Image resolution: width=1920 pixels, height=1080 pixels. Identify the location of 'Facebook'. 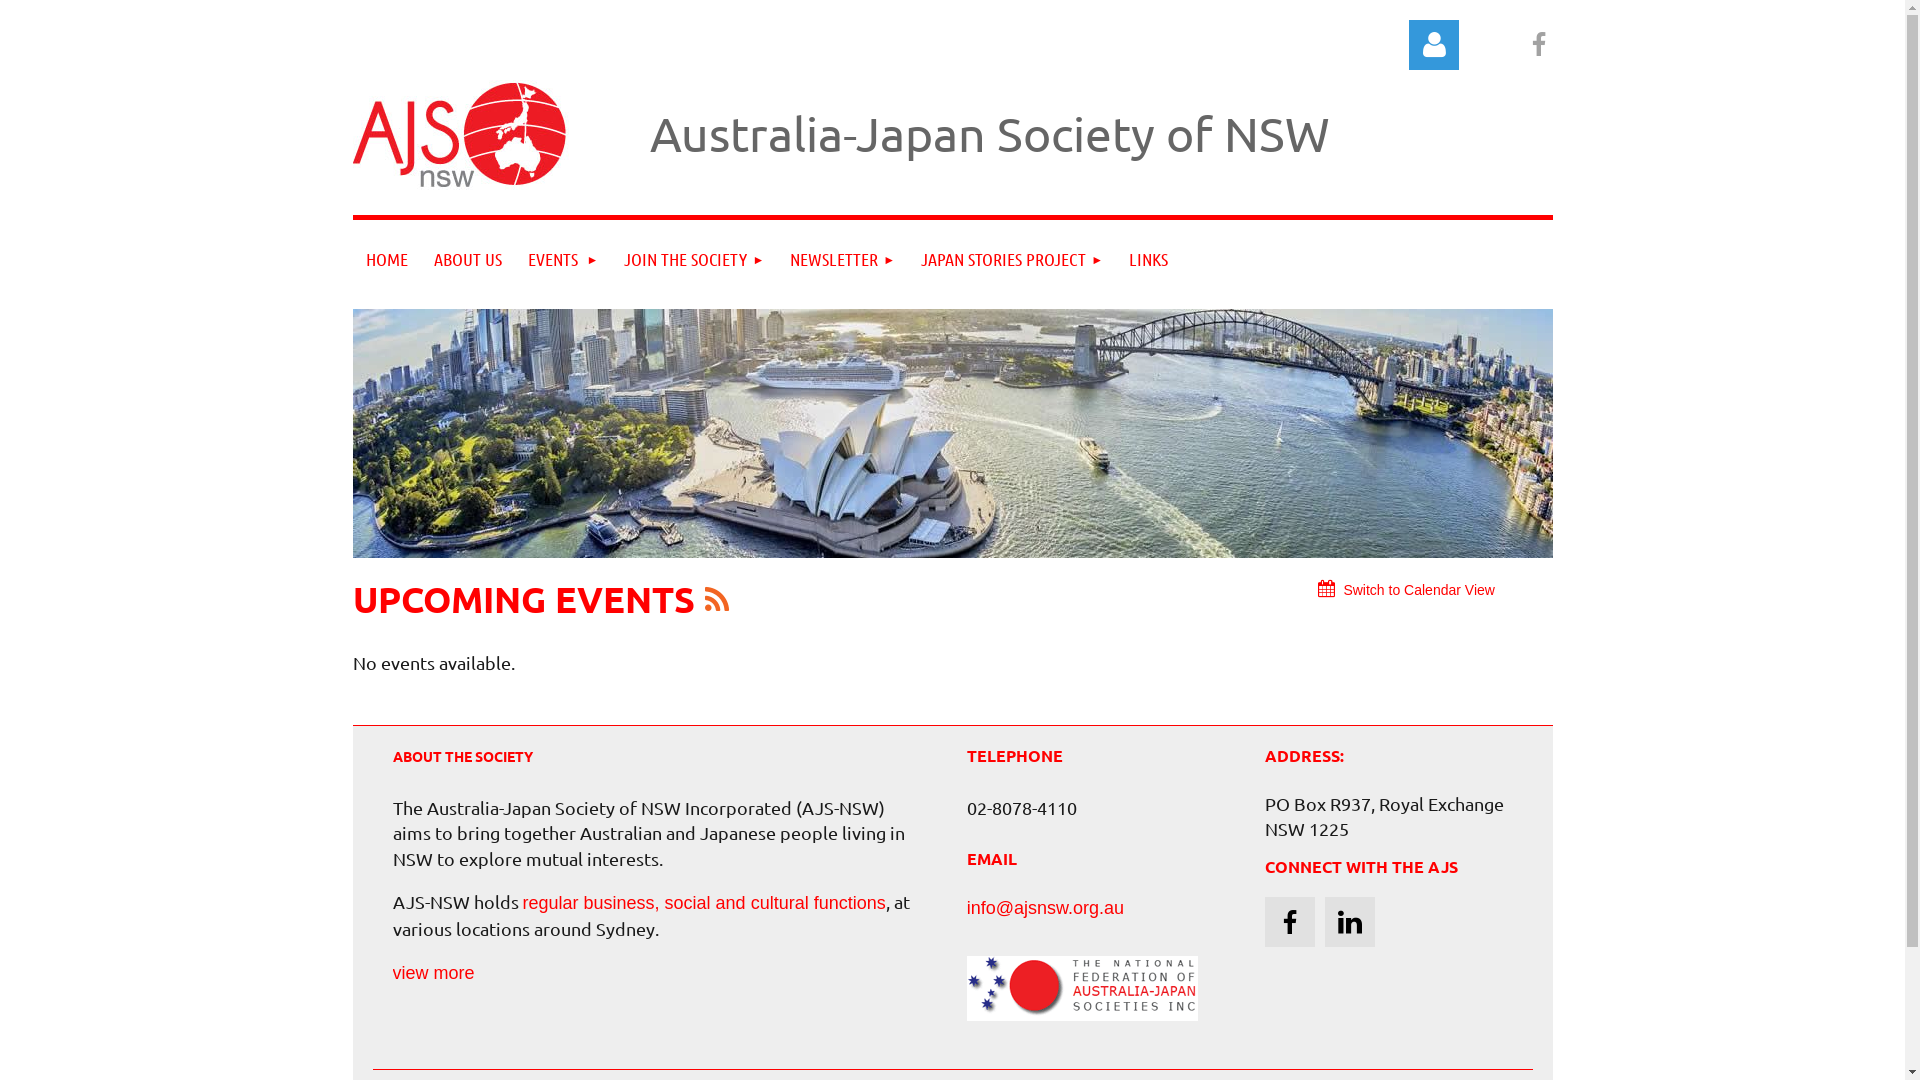
(1290, 921).